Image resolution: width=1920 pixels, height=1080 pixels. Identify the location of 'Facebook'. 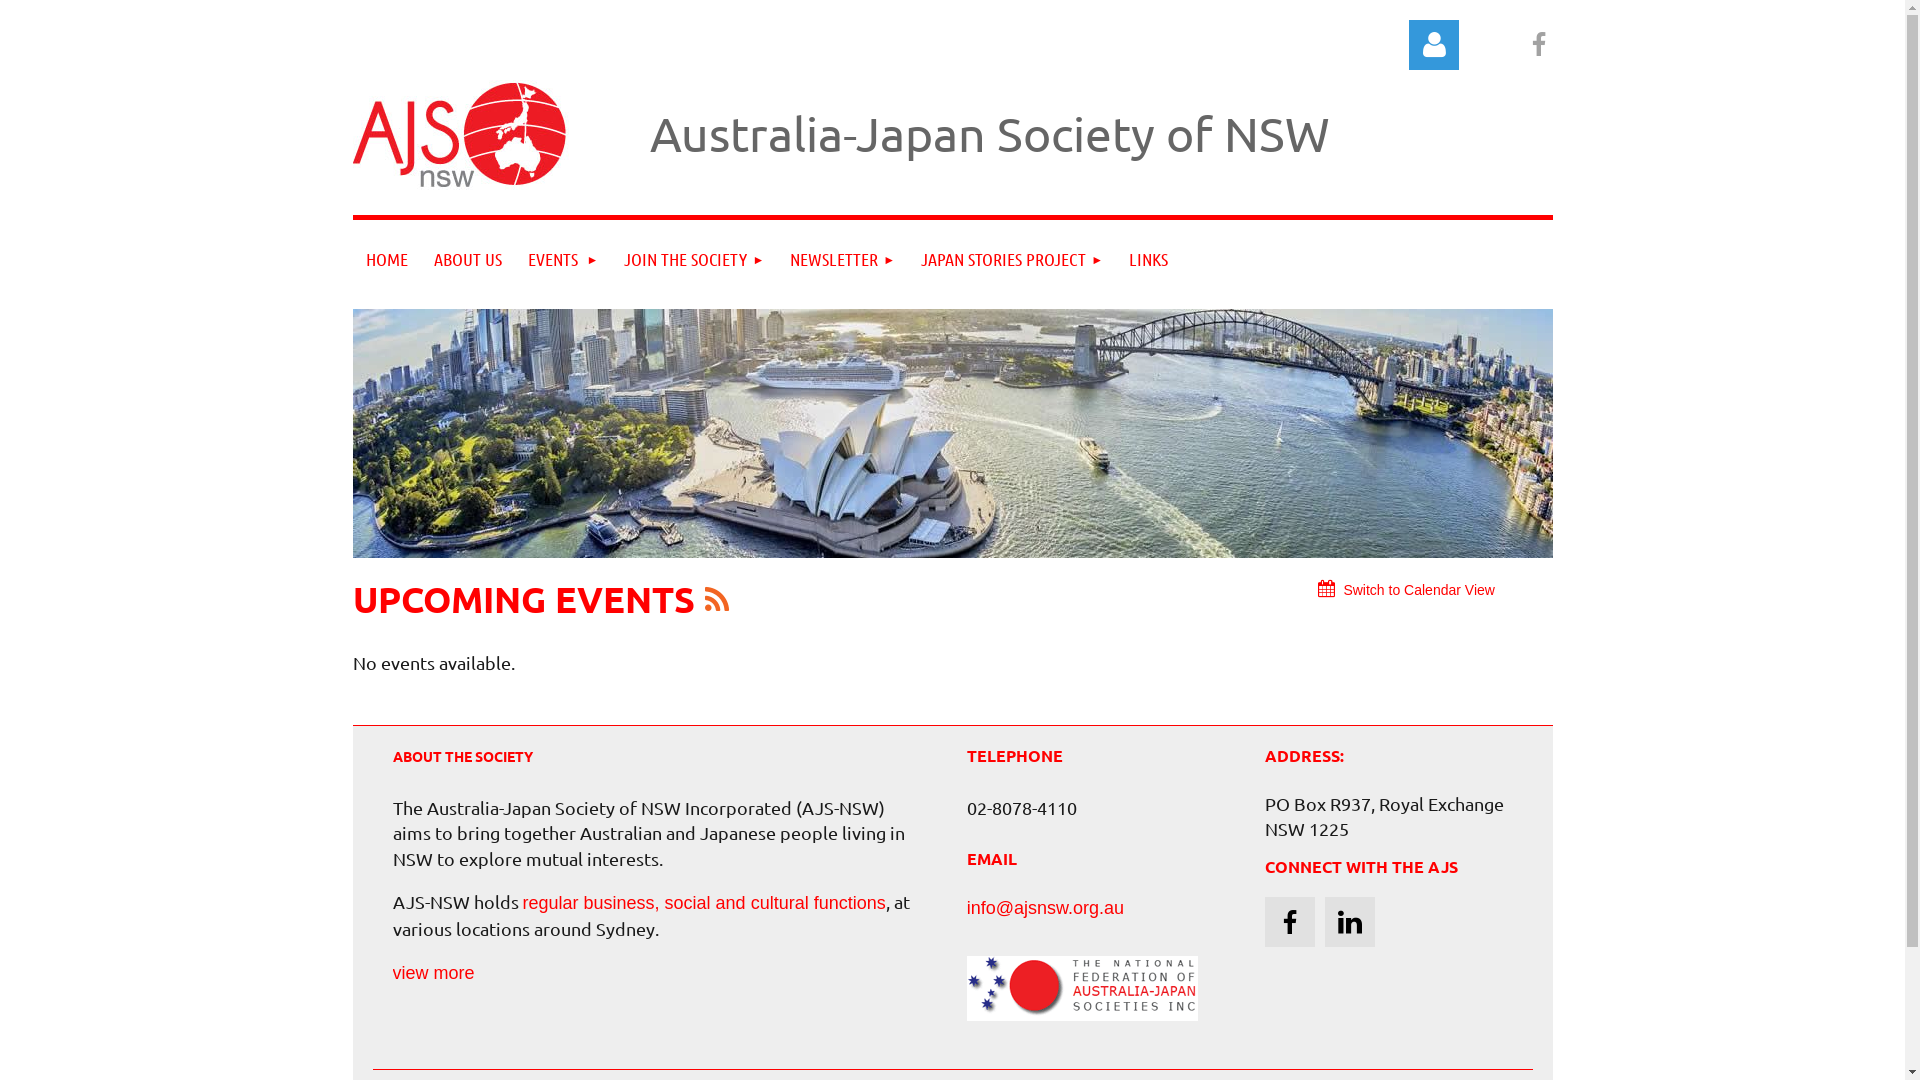
(1290, 921).